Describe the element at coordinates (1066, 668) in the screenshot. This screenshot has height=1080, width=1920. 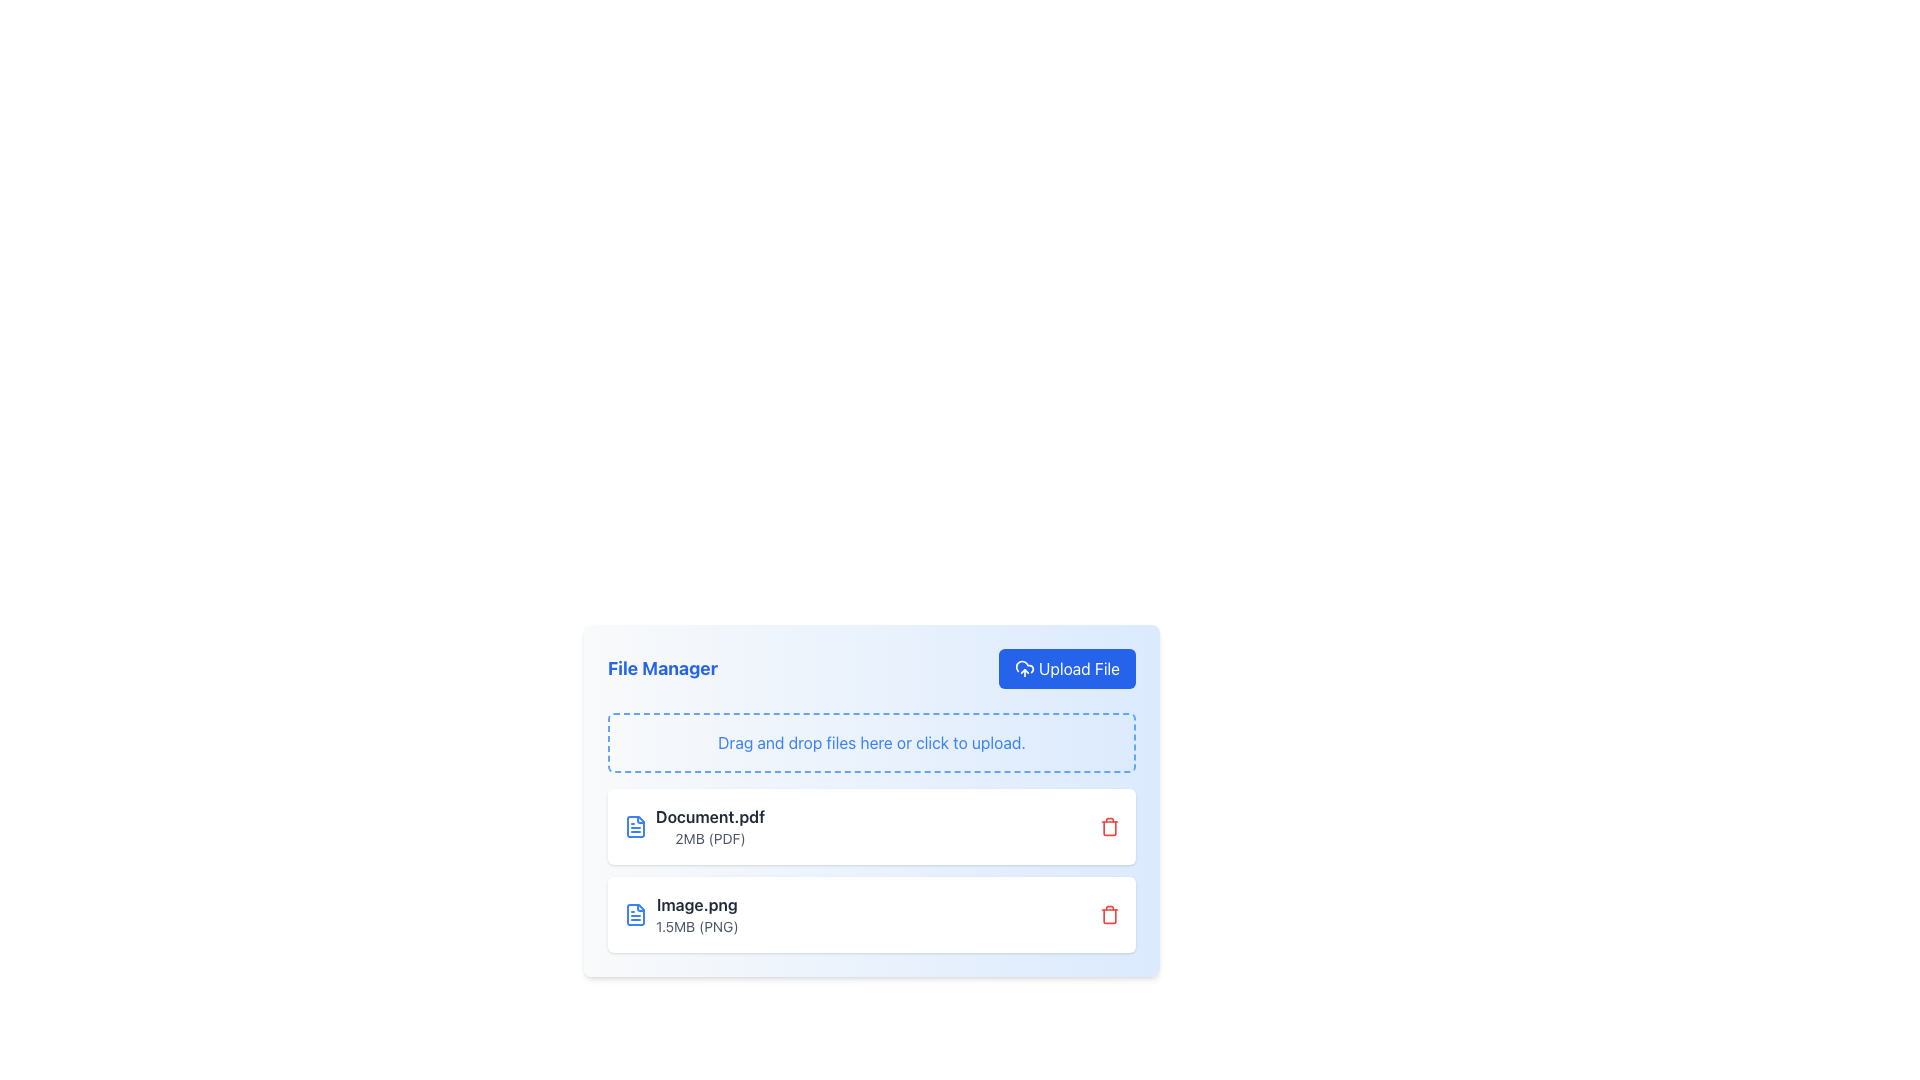
I see `the rounded rectangular button with a blue background and white text reading 'Upload File'` at that location.